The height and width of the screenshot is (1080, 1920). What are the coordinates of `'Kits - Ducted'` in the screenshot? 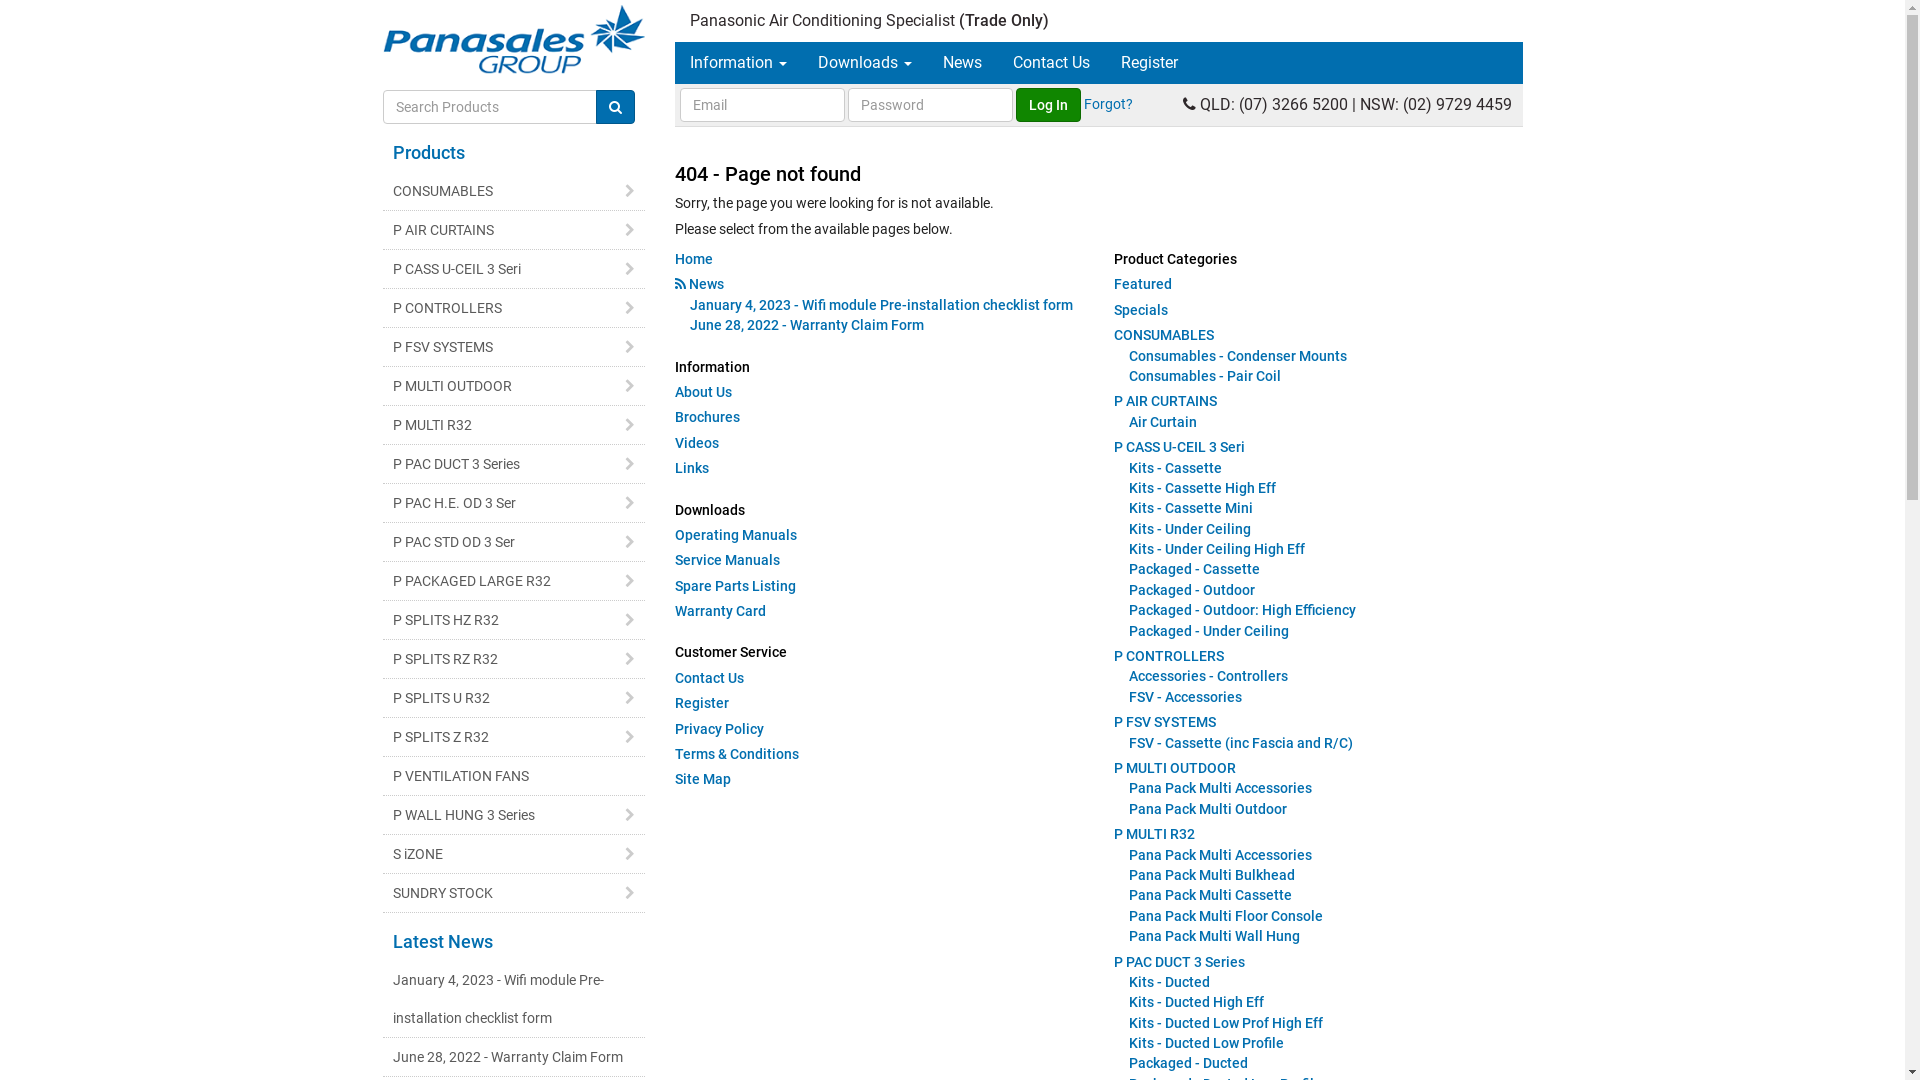 It's located at (1169, 981).